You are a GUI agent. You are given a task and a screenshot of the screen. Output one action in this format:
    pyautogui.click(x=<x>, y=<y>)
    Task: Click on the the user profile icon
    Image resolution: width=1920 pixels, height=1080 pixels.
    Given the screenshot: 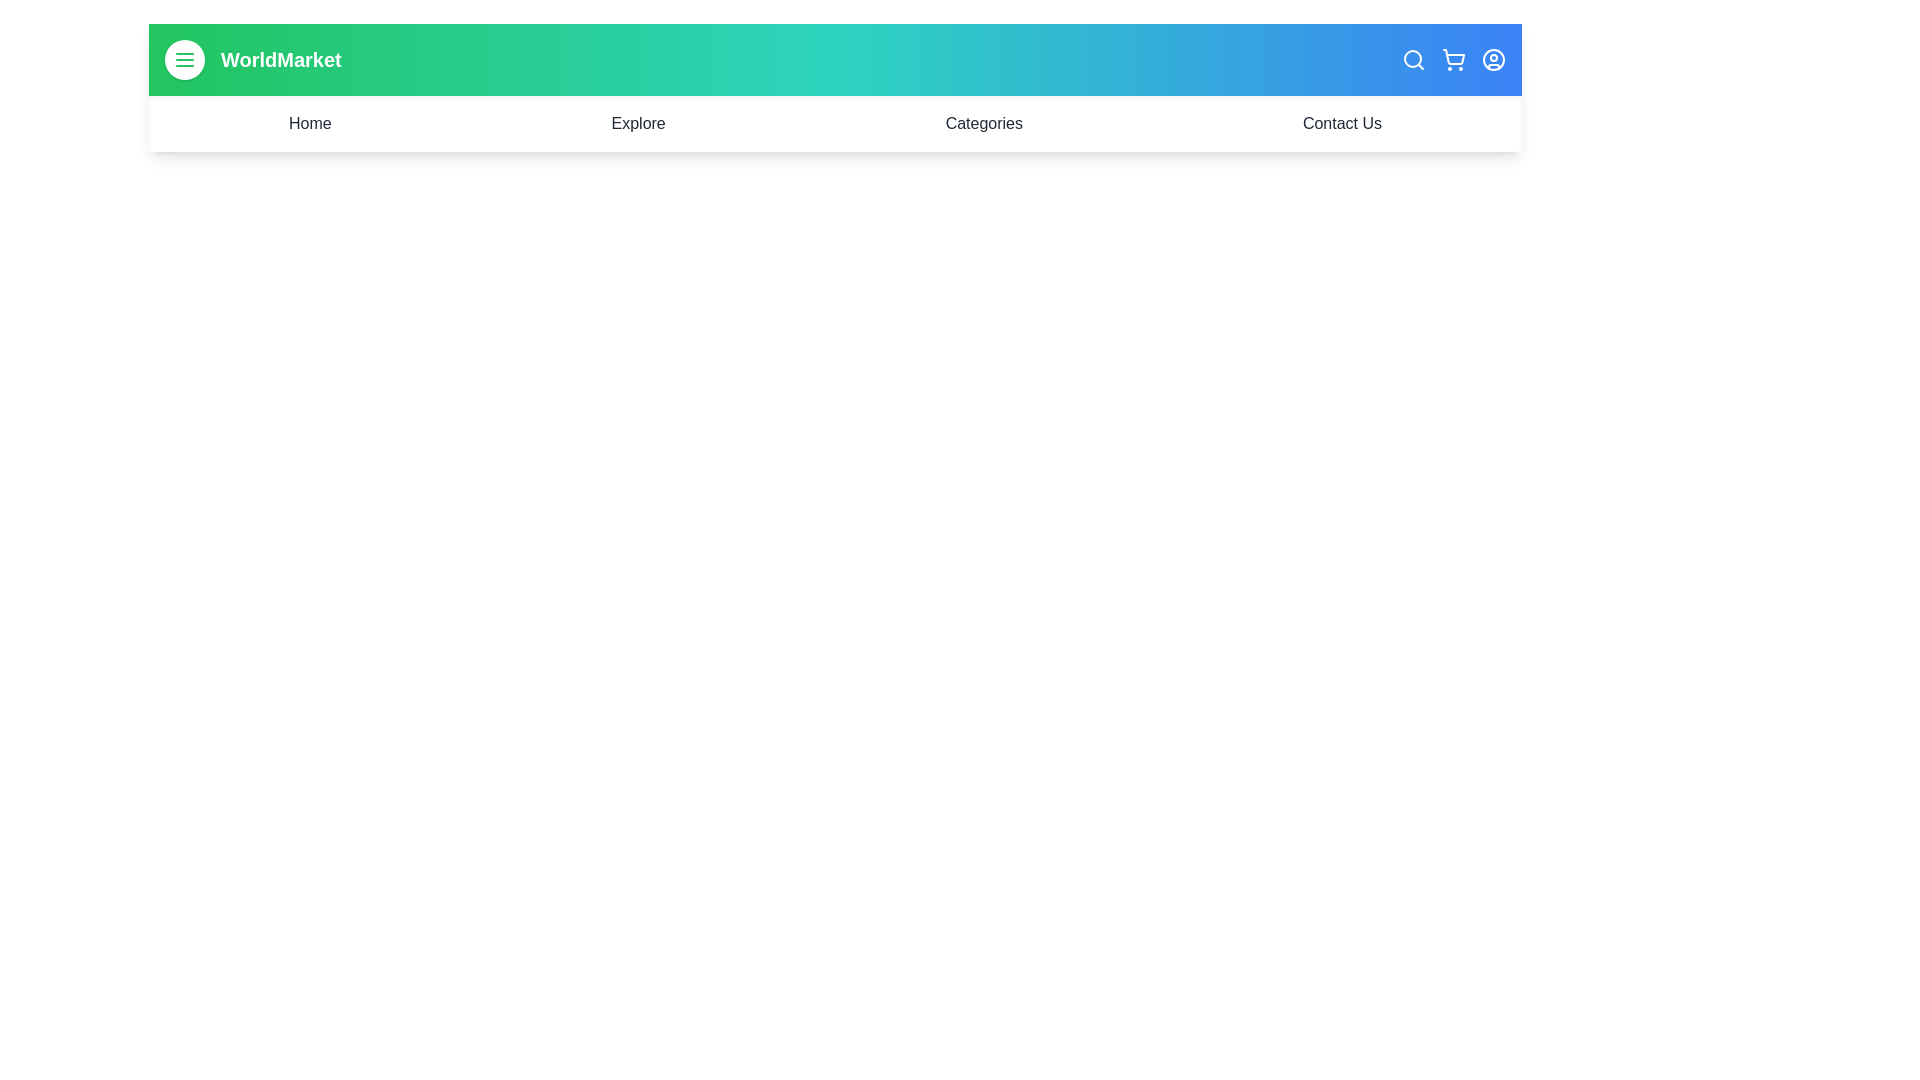 What is the action you would take?
    pyautogui.click(x=1493, y=59)
    